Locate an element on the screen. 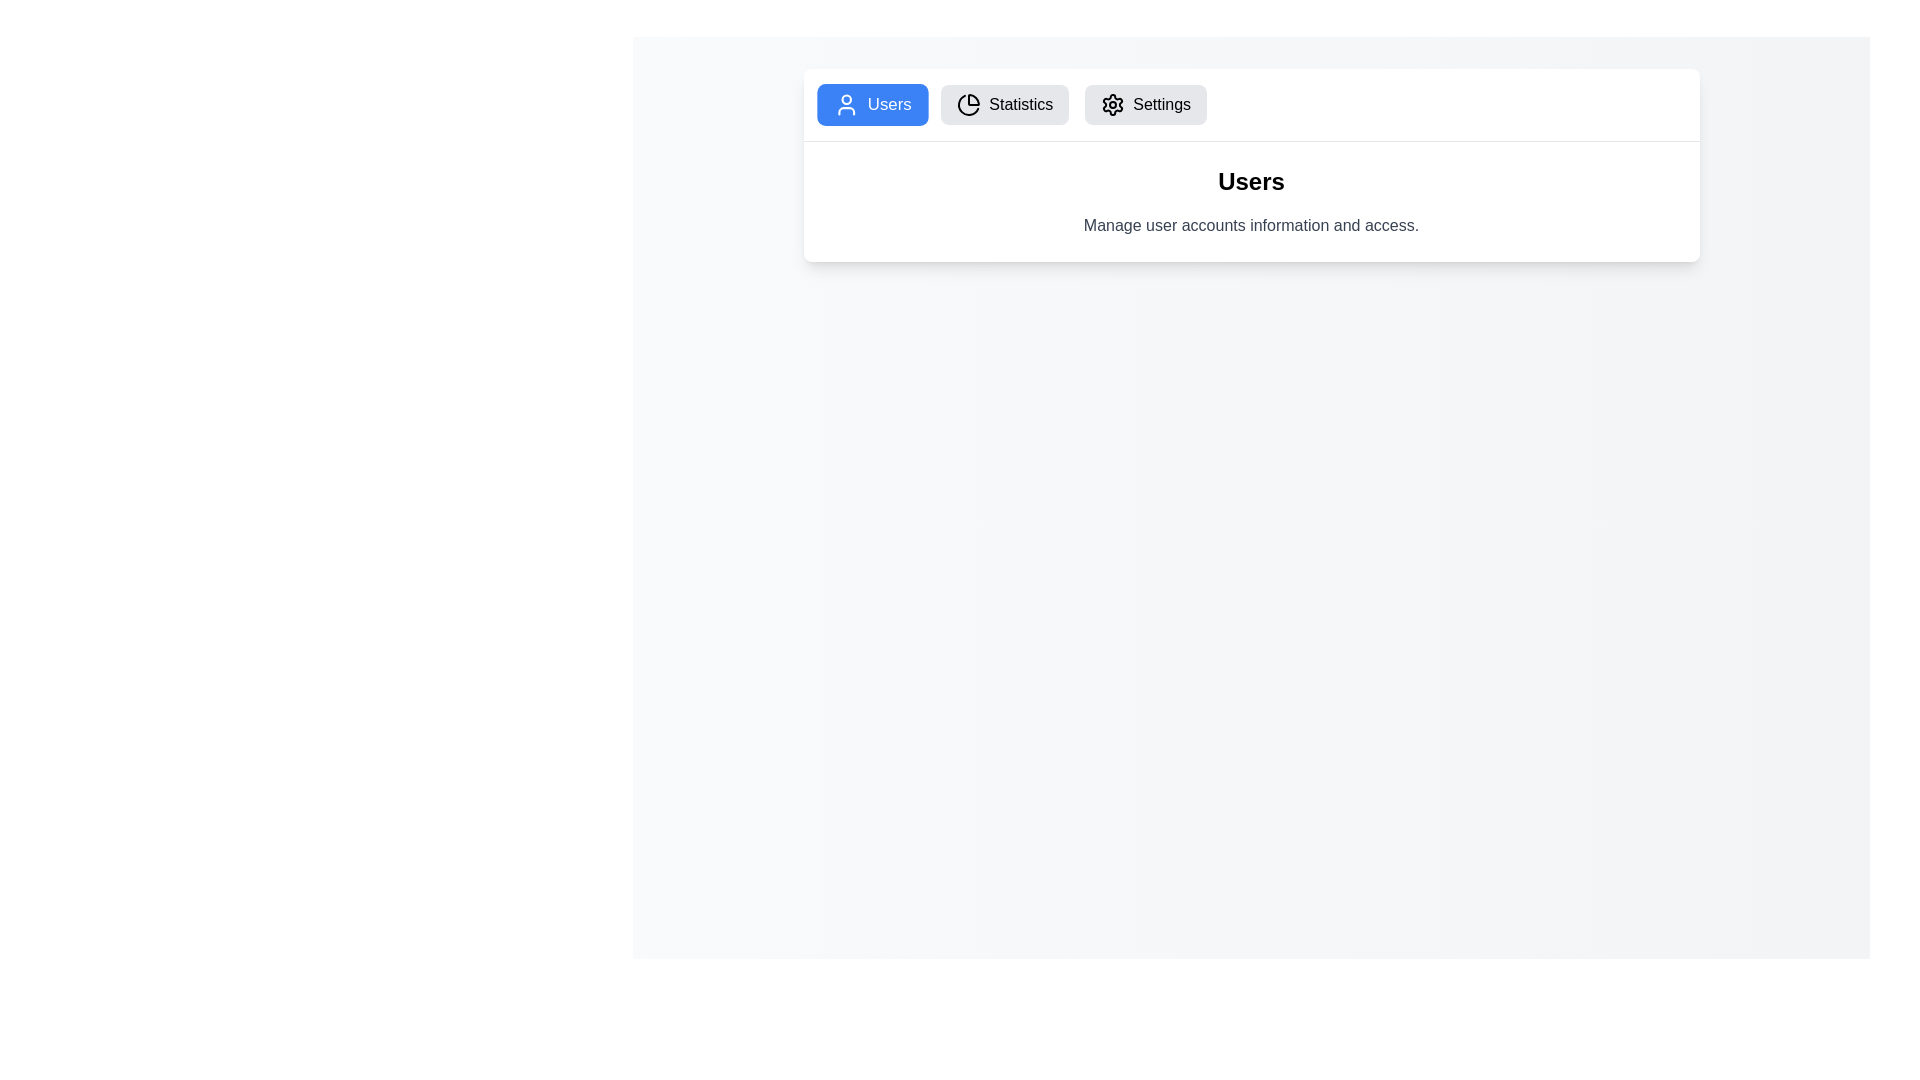 Image resolution: width=1920 pixels, height=1080 pixels. the cogwheel icon styled as an SVG graphic, which is located to the left of the 'Settings' button and right of the 'Statistics' button in the horizontal navigation bar is located at coordinates (1112, 104).